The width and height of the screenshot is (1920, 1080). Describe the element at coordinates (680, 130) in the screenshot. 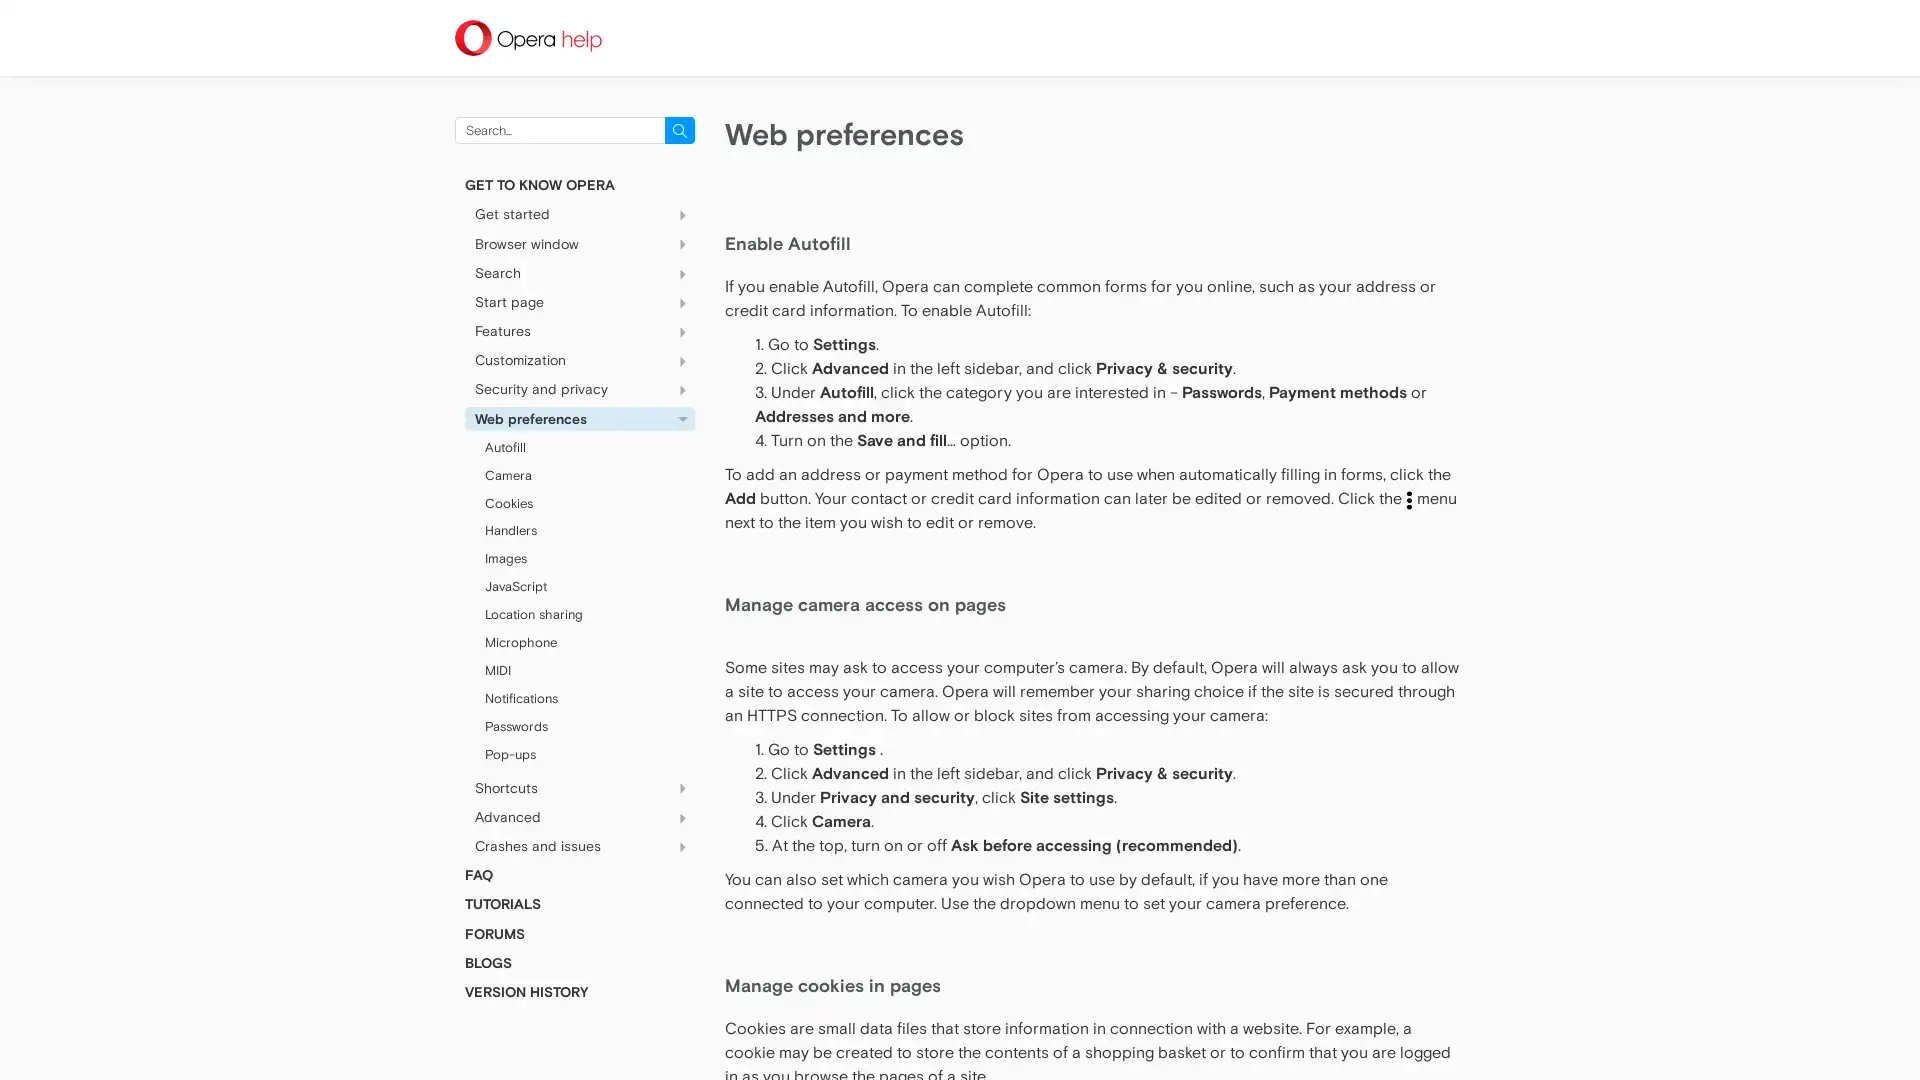

I see `Search` at that location.